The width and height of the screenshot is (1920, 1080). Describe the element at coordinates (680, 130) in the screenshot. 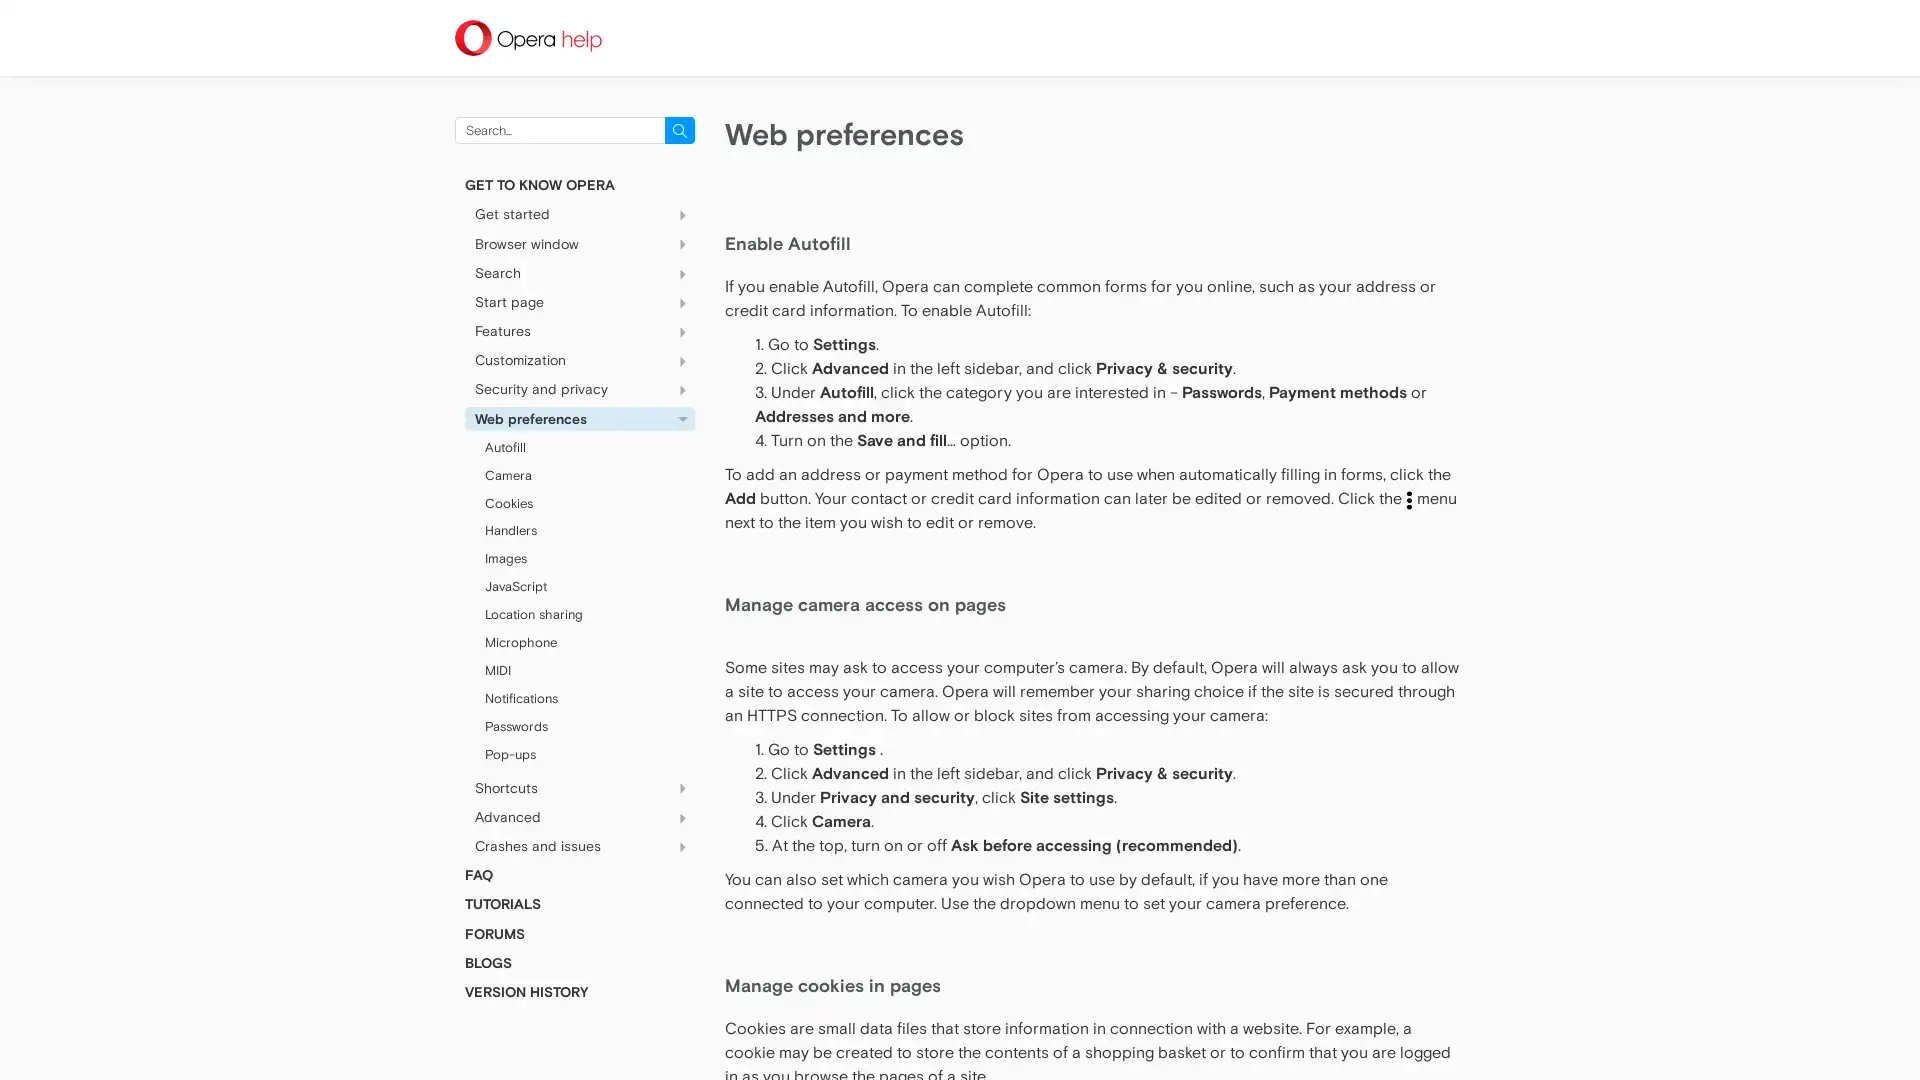

I see `Search` at that location.